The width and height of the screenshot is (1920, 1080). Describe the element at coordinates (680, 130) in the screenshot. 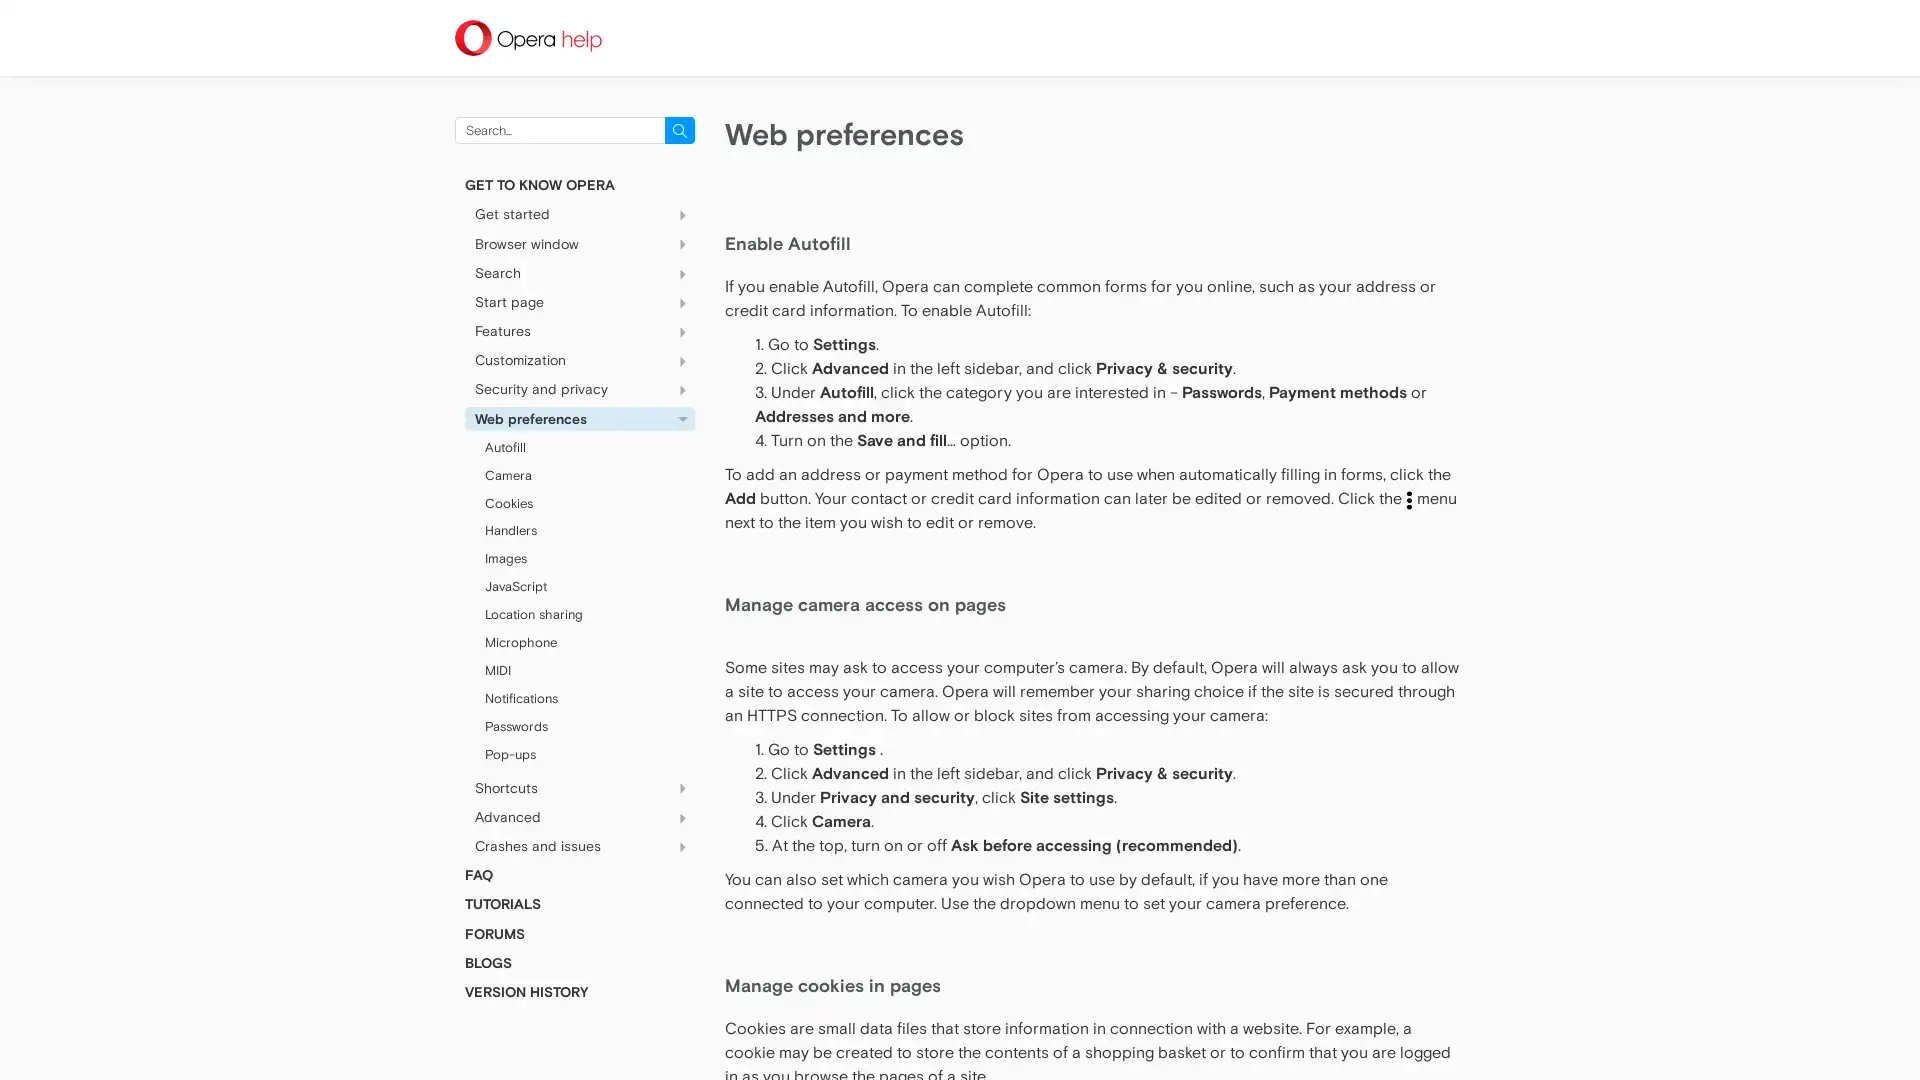

I see `Search` at that location.